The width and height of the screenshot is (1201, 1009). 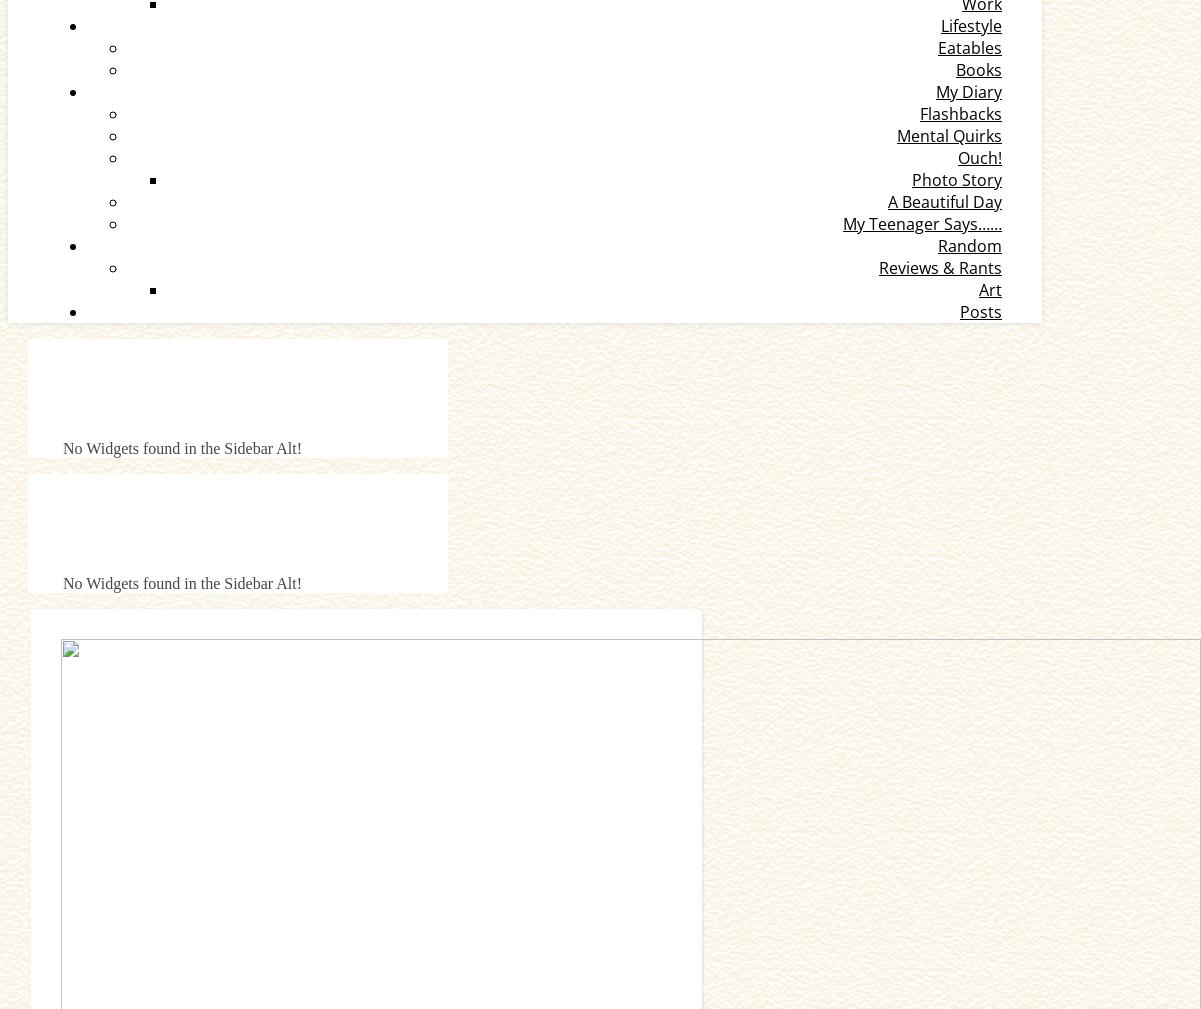 I want to click on 'Posts', so click(x=980, y=310).